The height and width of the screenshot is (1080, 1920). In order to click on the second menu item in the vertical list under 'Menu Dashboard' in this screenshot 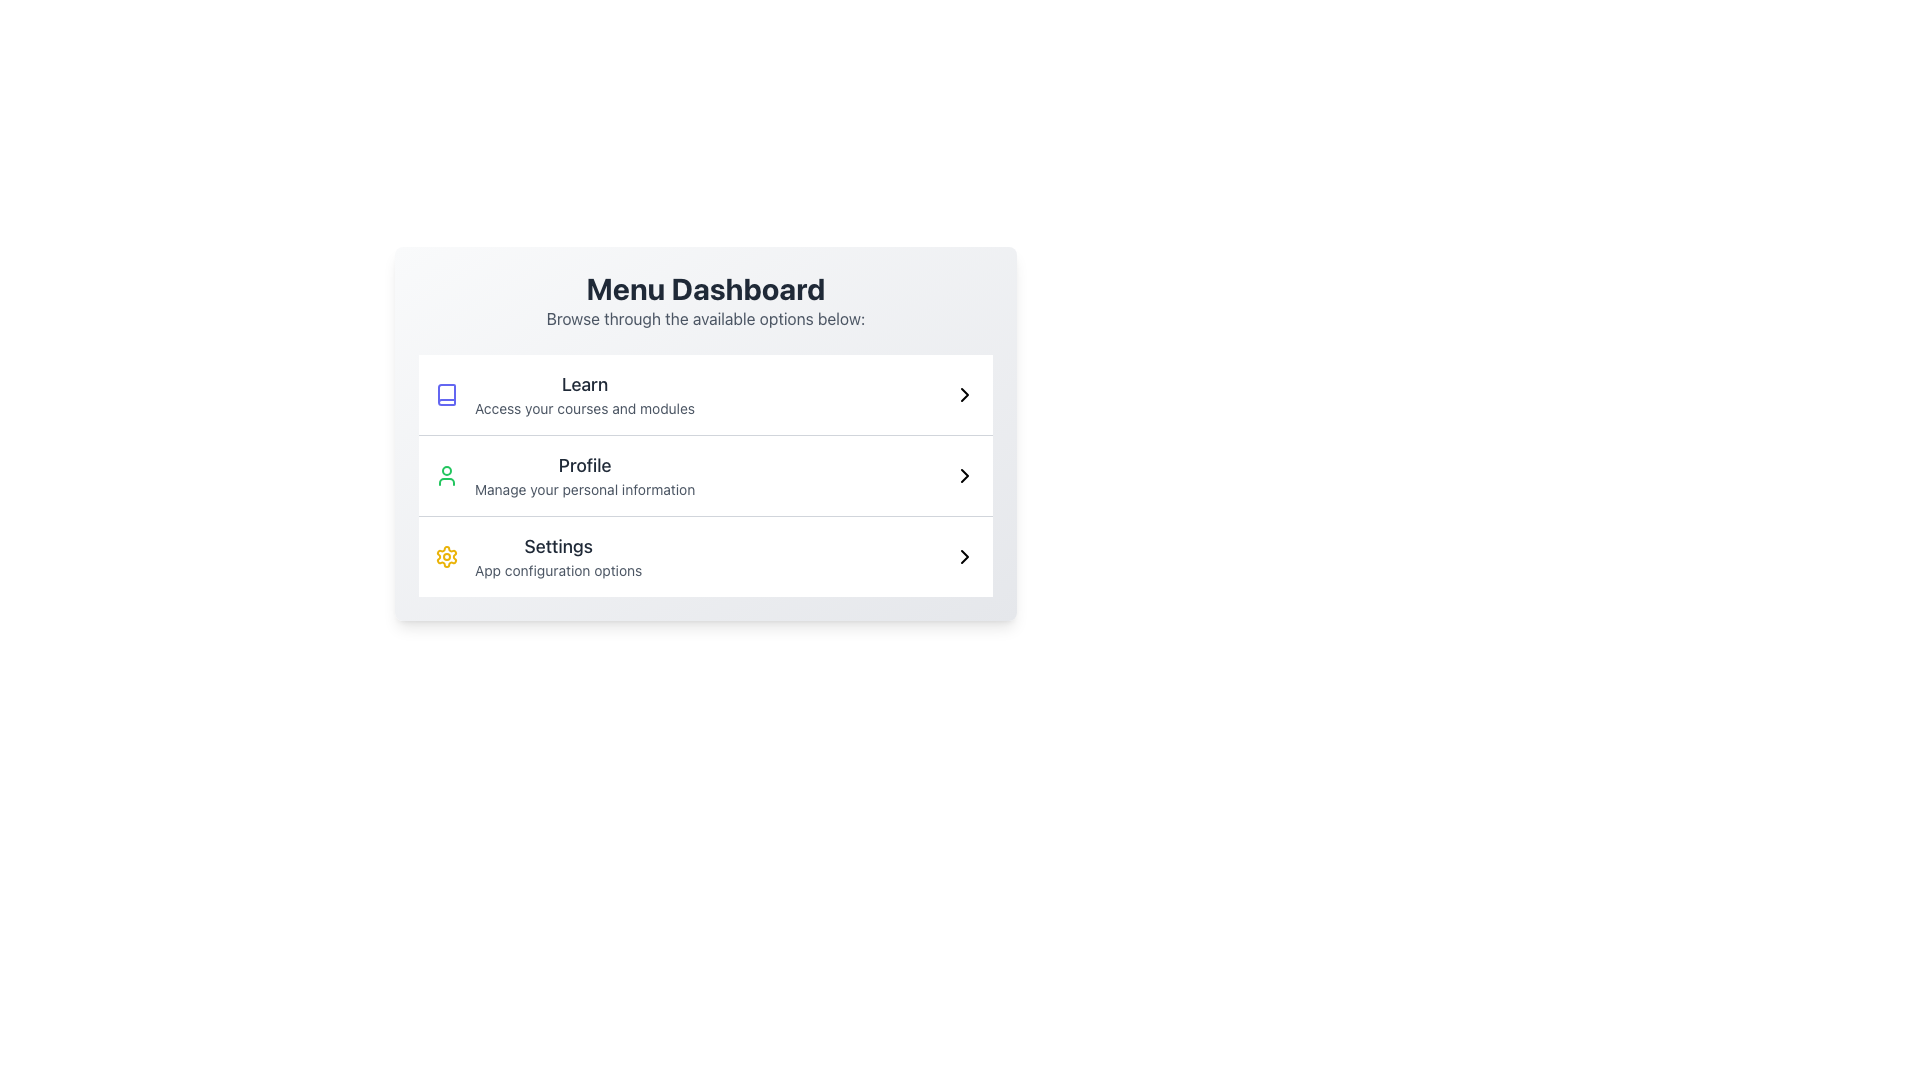, I will do `click(705, 475)`.